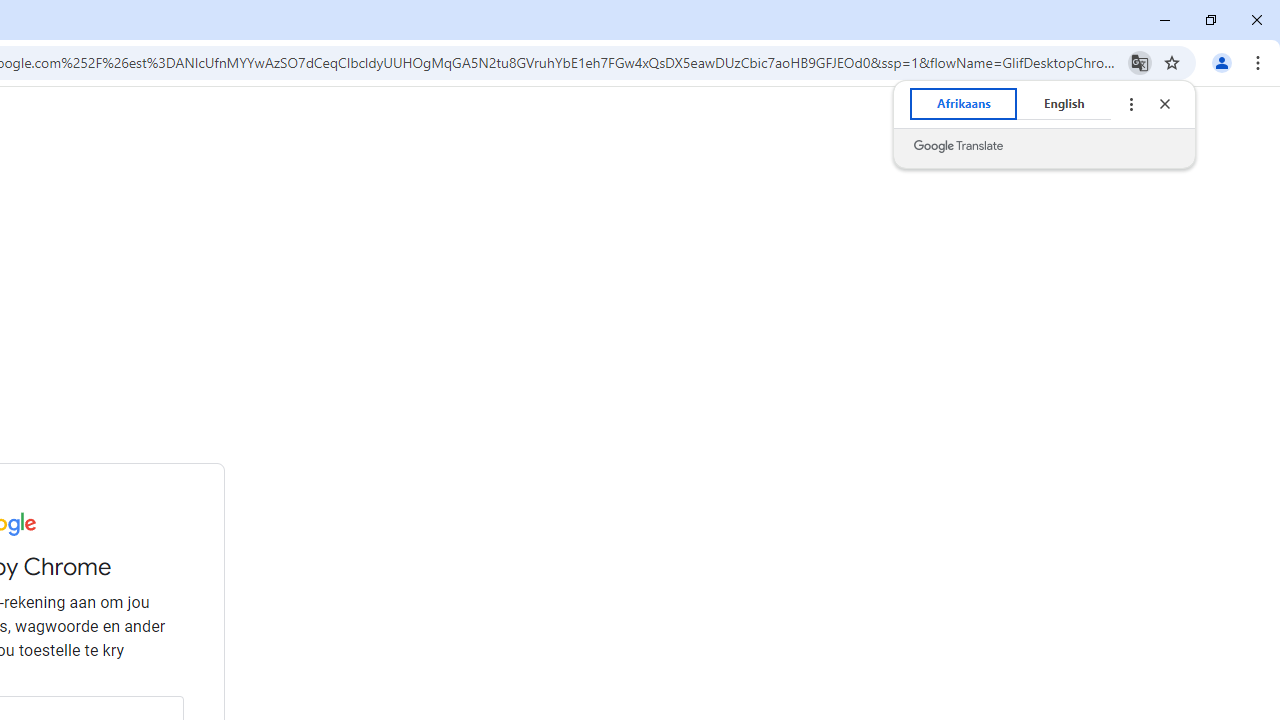 The height and width of the screenshot is (720, 1280). Describe the element at coordinates (1063, 104) in the screenshot. I see `'English'` at that location.